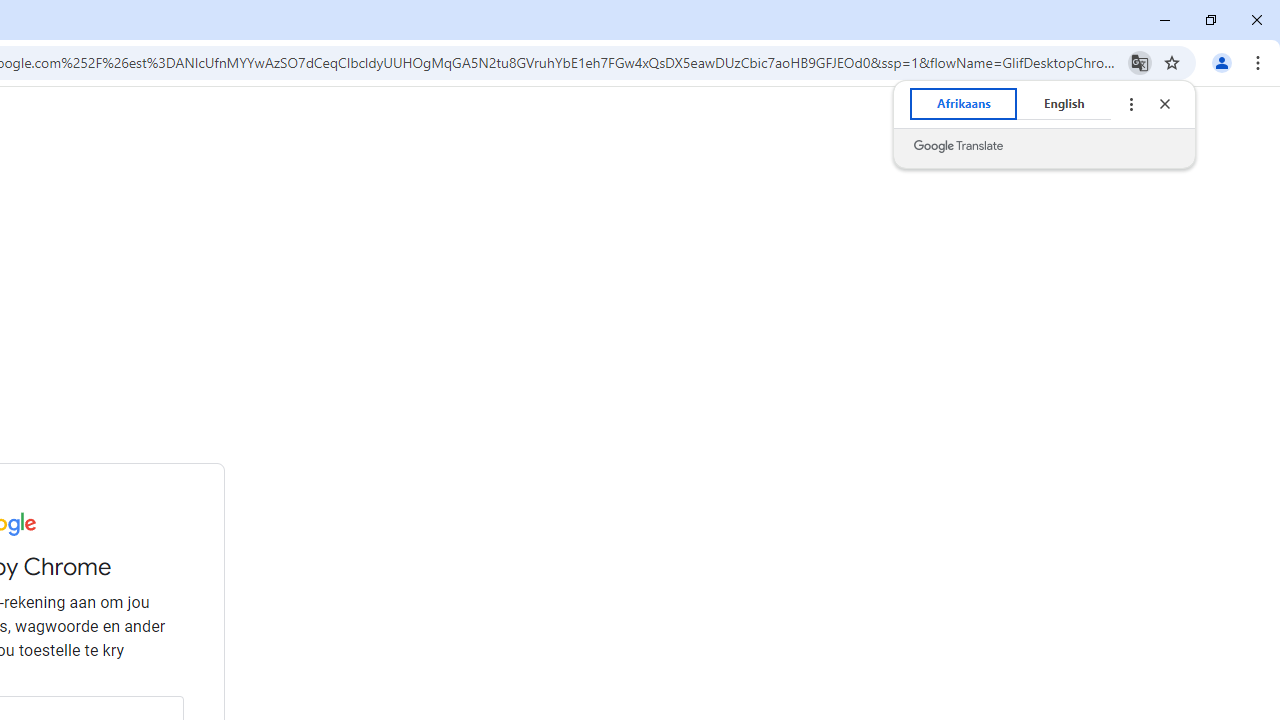 The height and width of the screenshot is (720, 1280). Describe the element at coordinates (1063, 104) in the screenshot. I see `'English'` at that location.